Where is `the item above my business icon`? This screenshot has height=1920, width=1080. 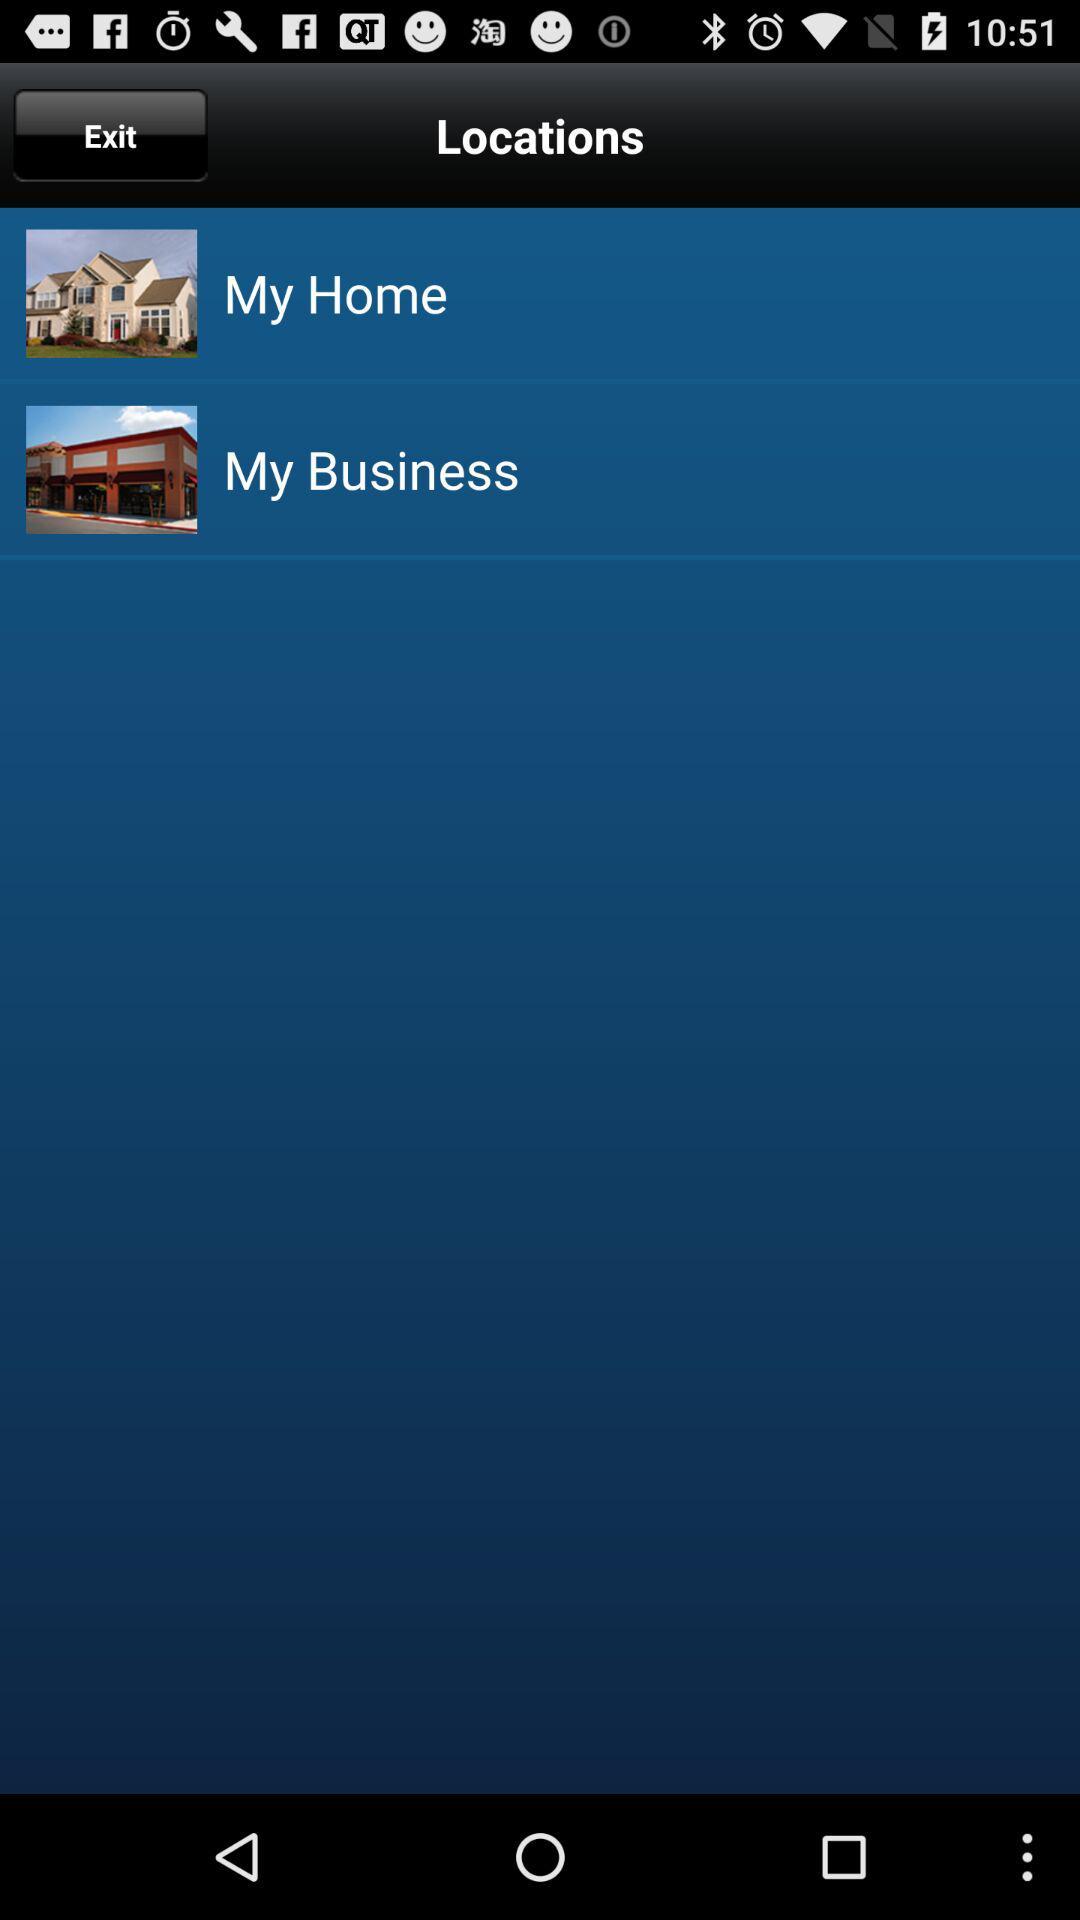 the item above my business icon is located at coordinates (334, 292).